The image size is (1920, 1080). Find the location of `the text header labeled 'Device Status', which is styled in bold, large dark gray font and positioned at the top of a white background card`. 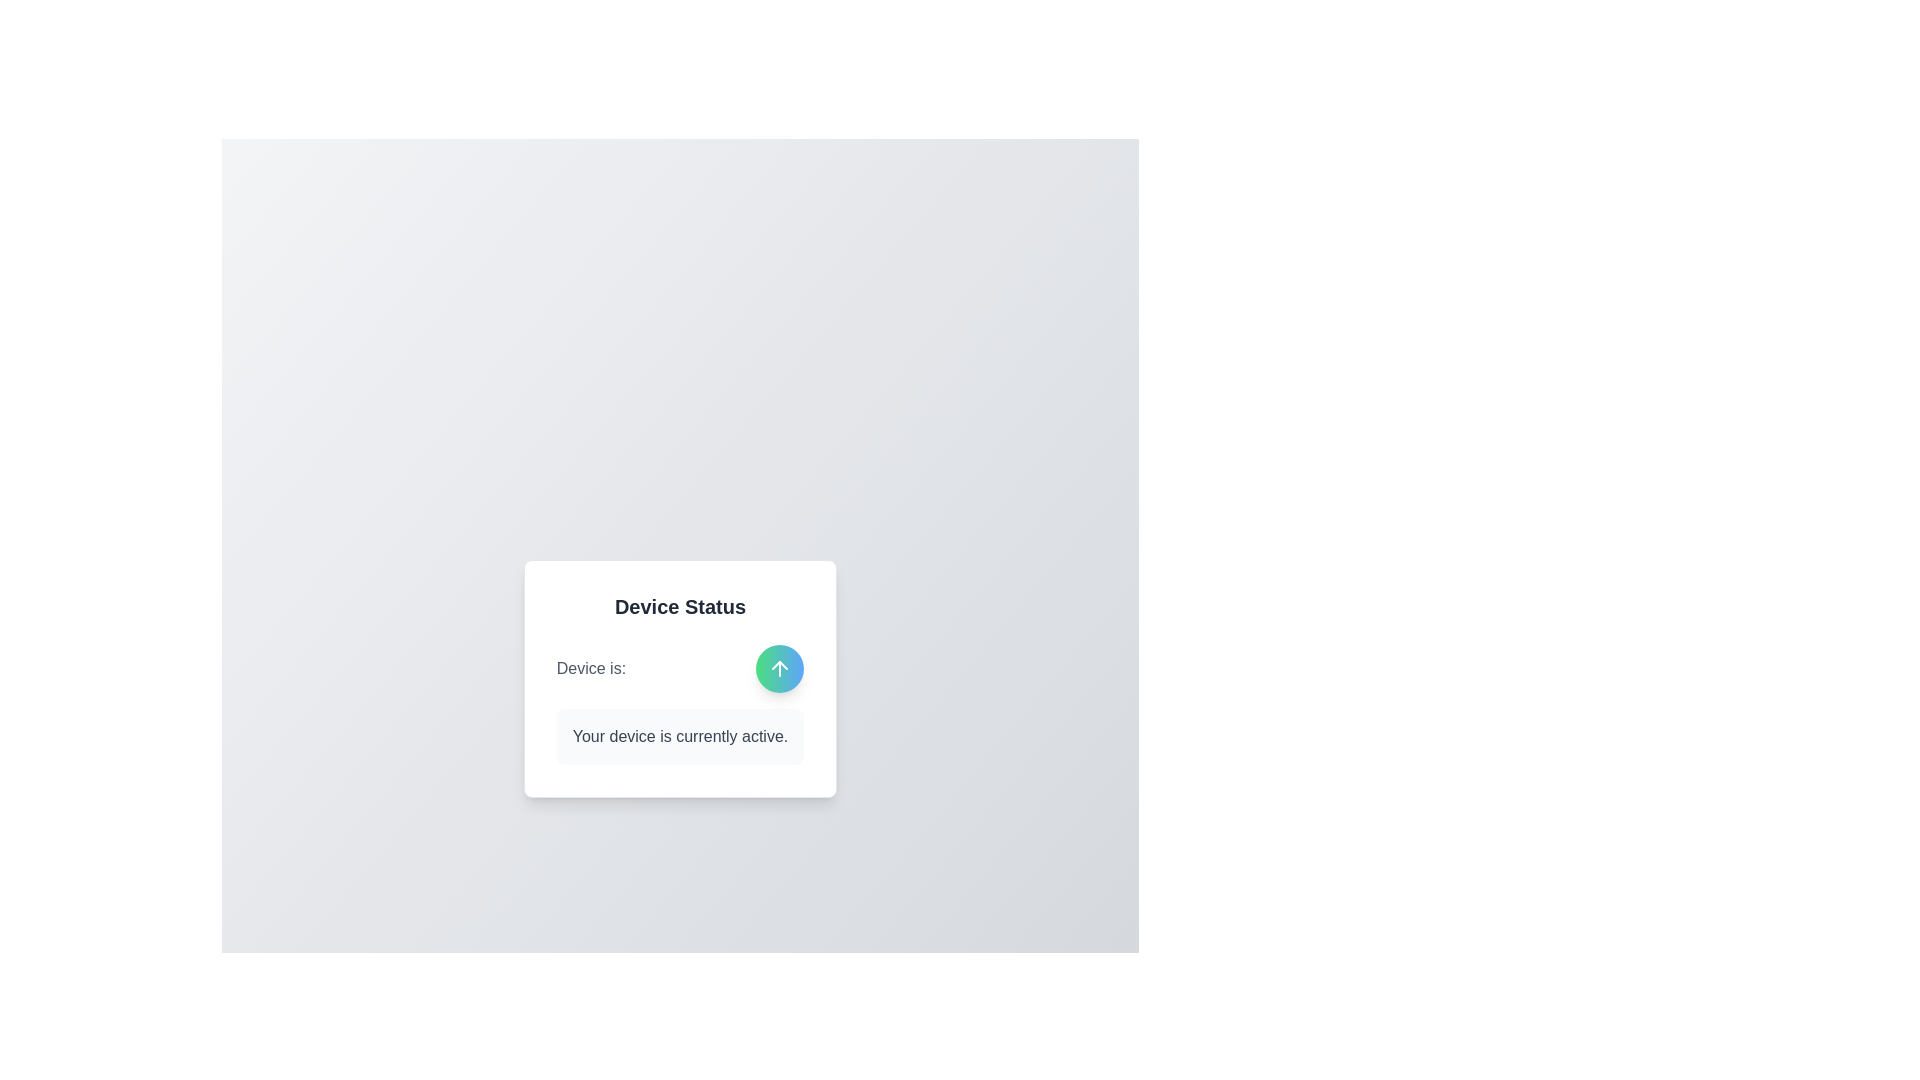

the text header labeled 'Device Status', which is styled in bold, large dark gray font and positioned at the top of a white background card is located at coordinates (680, 605).